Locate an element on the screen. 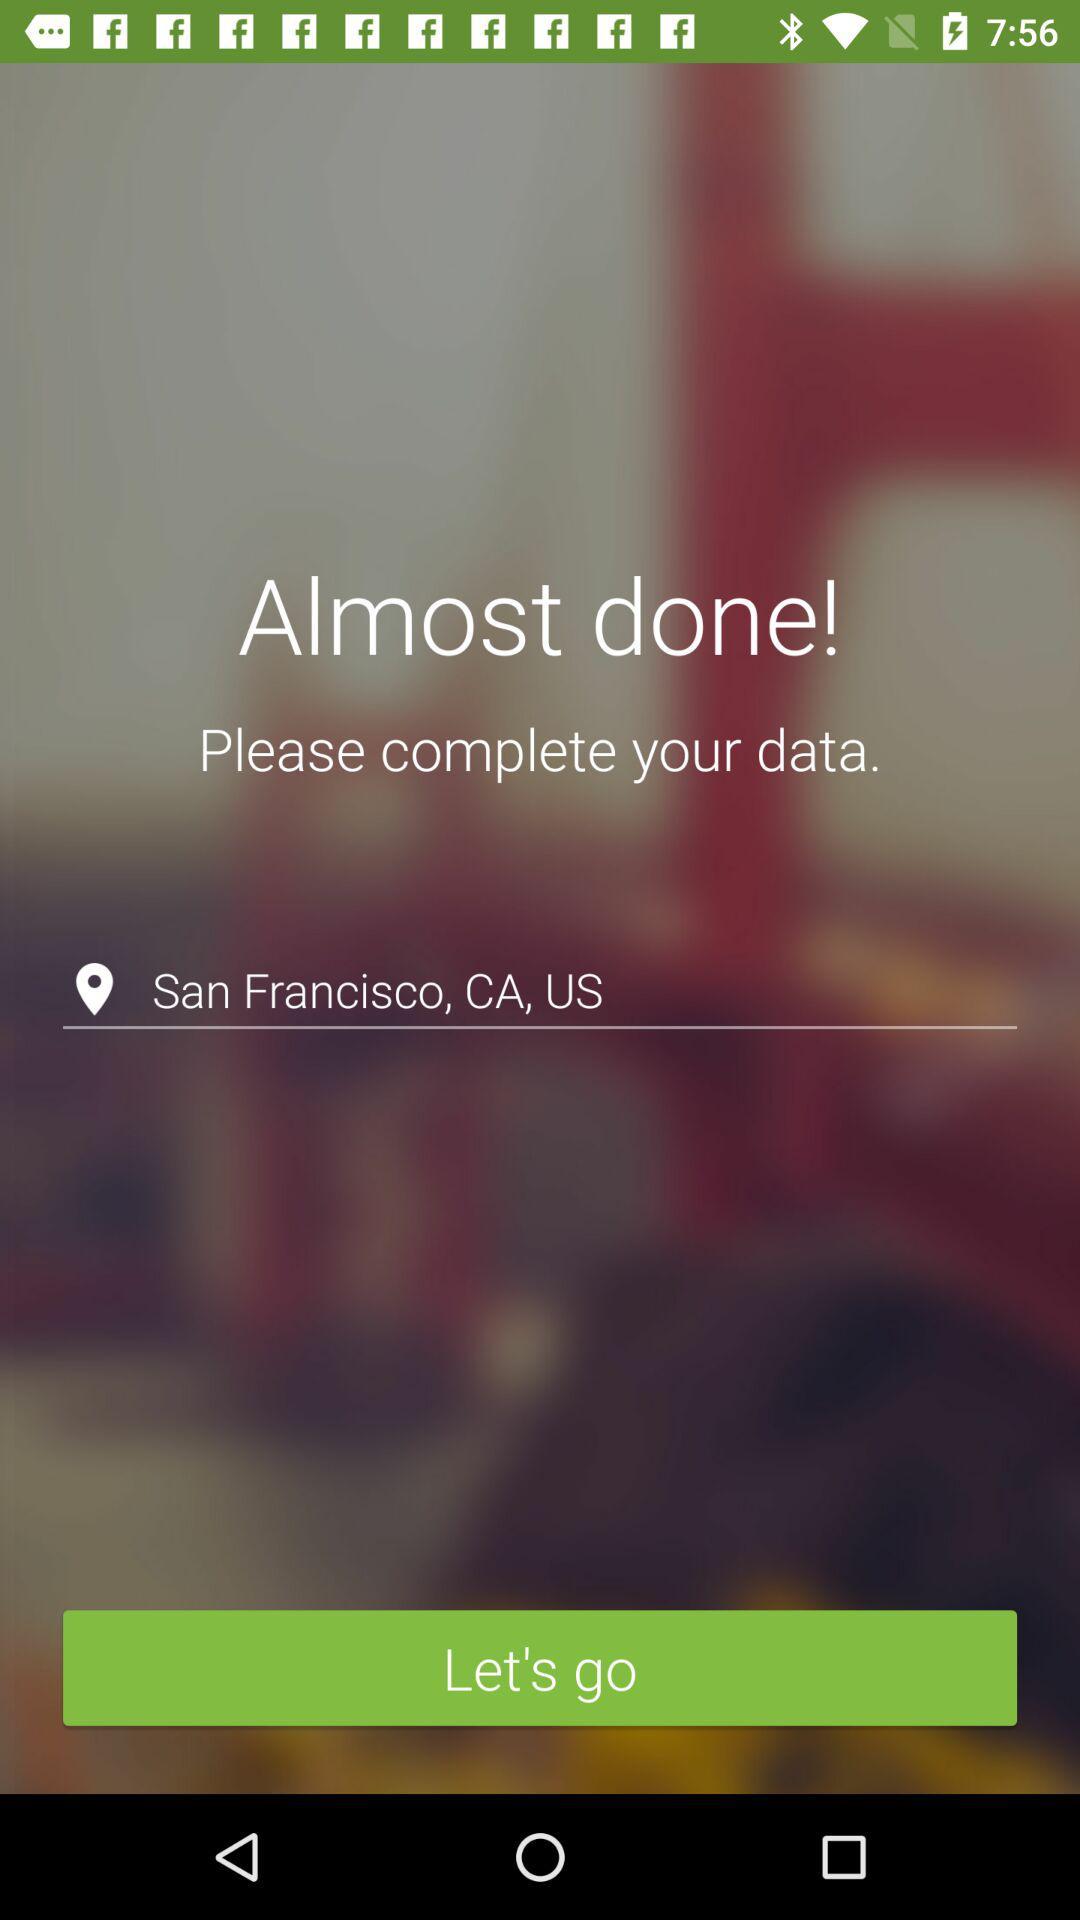 The height and width of the screenshot is (1920, 1080). location is located at coordinates (540, 937).